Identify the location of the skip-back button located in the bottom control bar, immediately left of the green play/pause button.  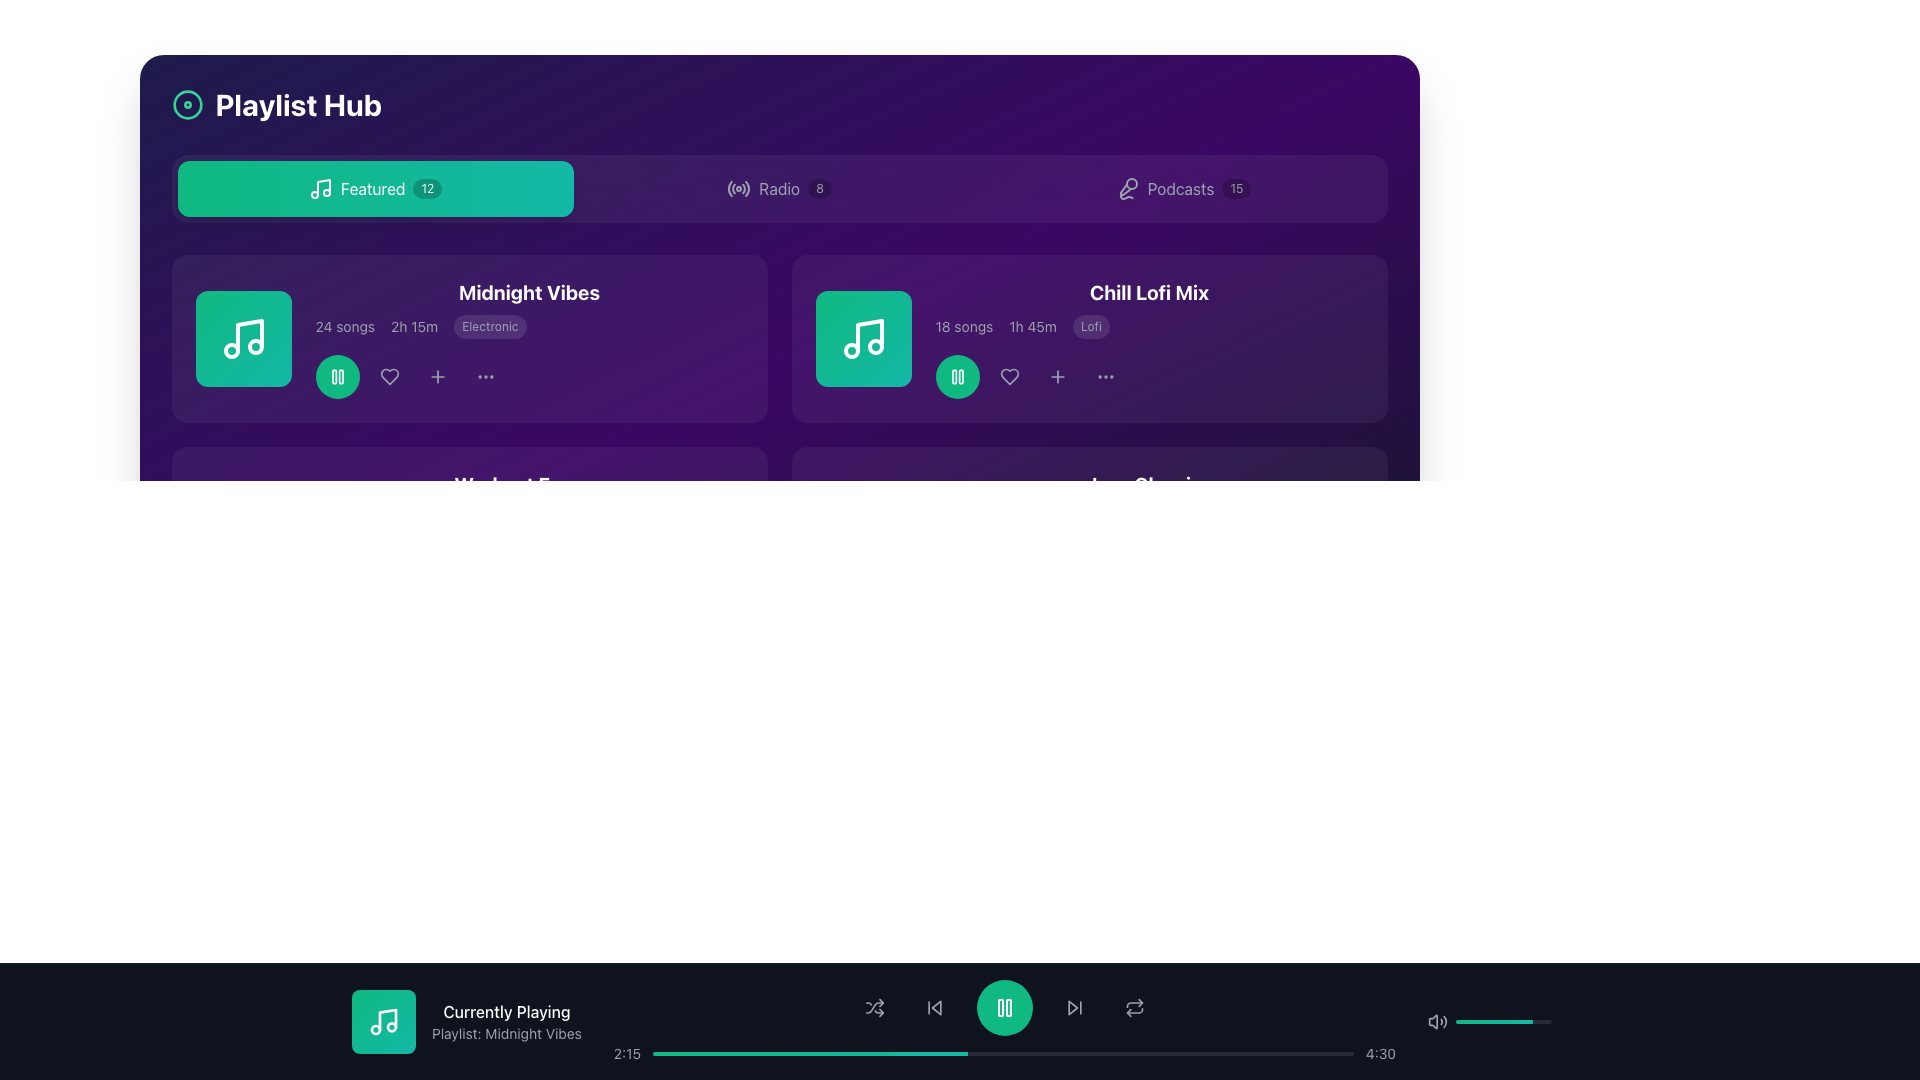
(933, 1007).